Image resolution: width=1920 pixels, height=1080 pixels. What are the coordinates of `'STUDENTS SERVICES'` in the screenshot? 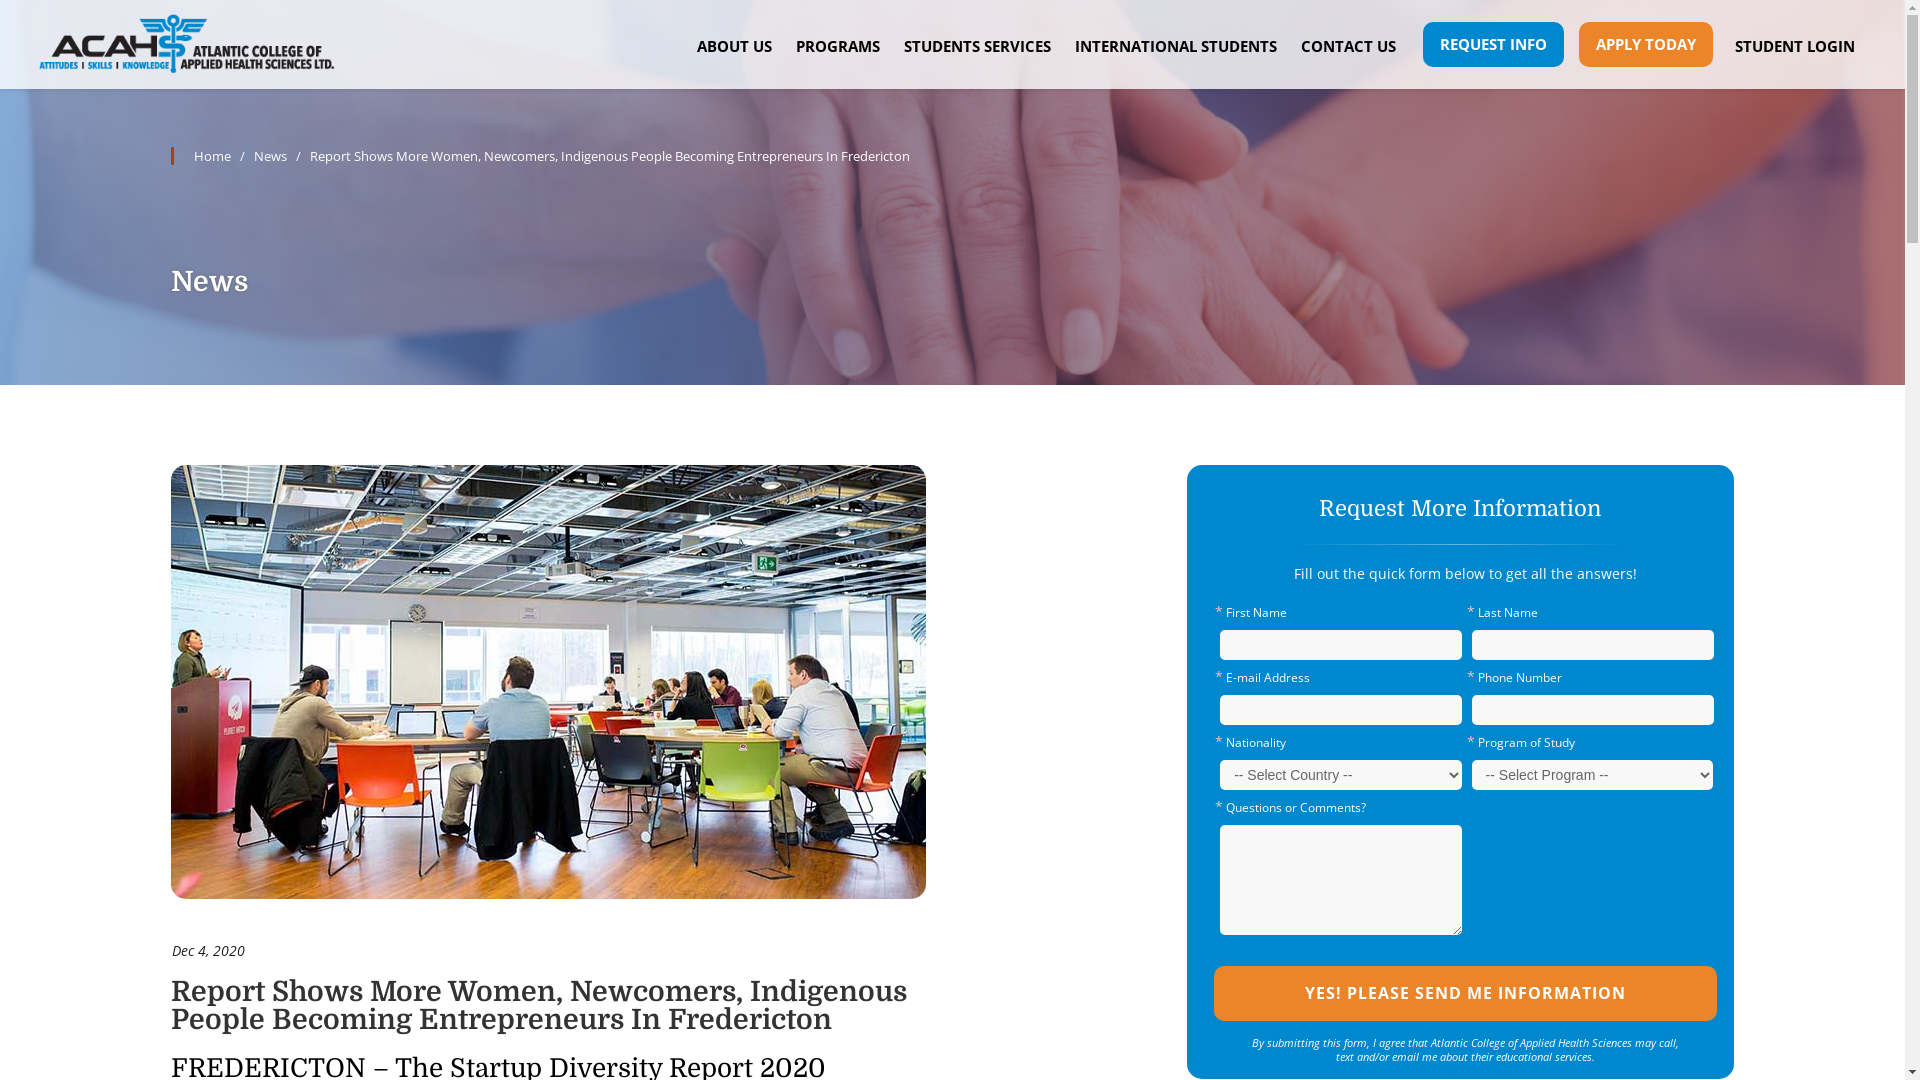 It's located at (891, 45).